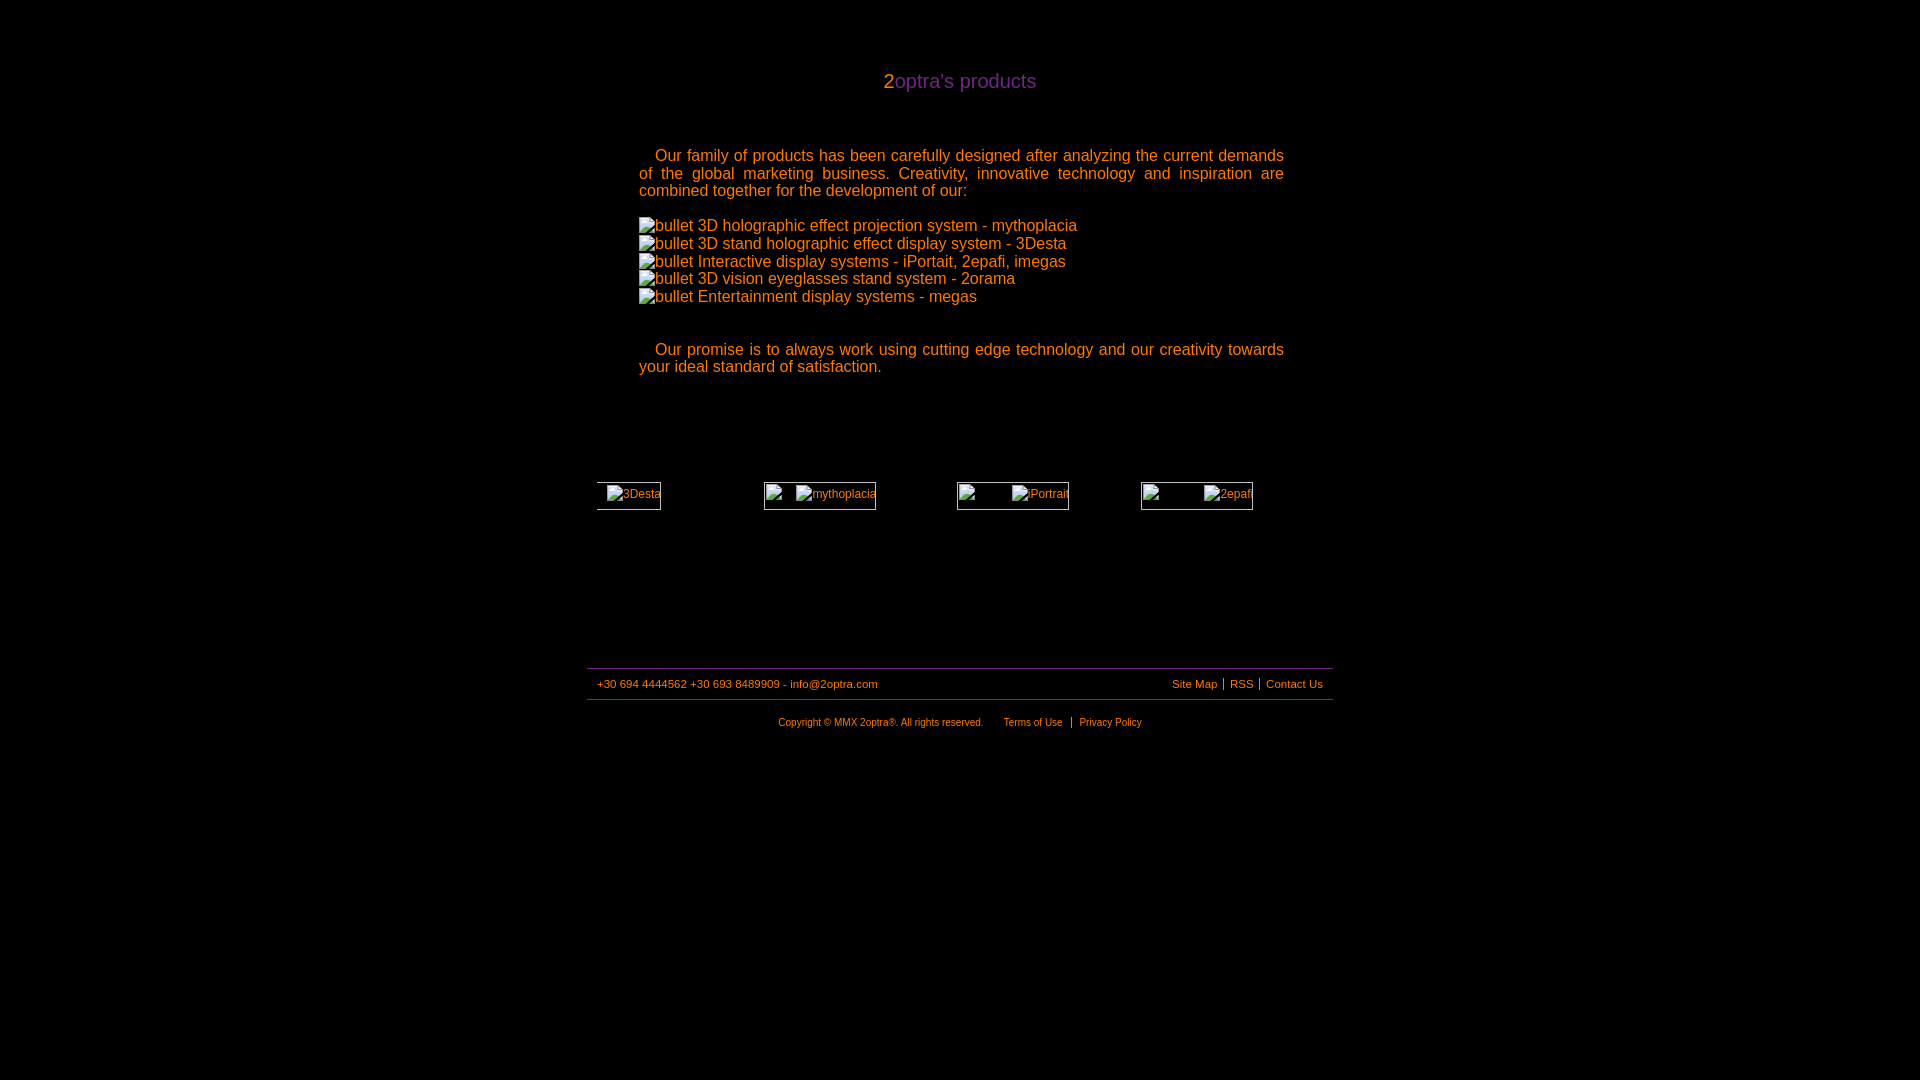 Image resolution: width=1920 pixels, height=1080 pixels. Describe the element at coordinates (1237, 682) in the screenshot. I see `'RSS'` at that location.